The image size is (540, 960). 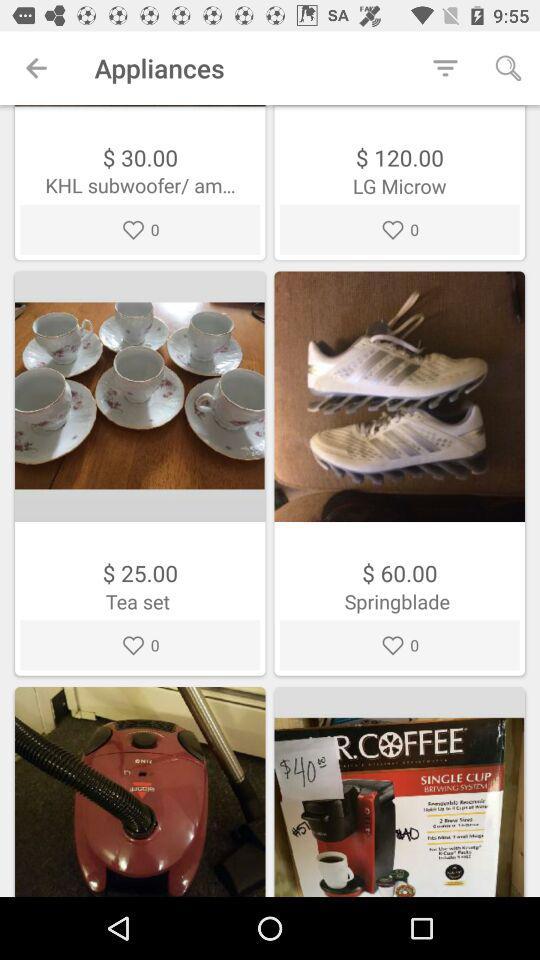 I want to click on the first row second image, so click(x=399, y=395).